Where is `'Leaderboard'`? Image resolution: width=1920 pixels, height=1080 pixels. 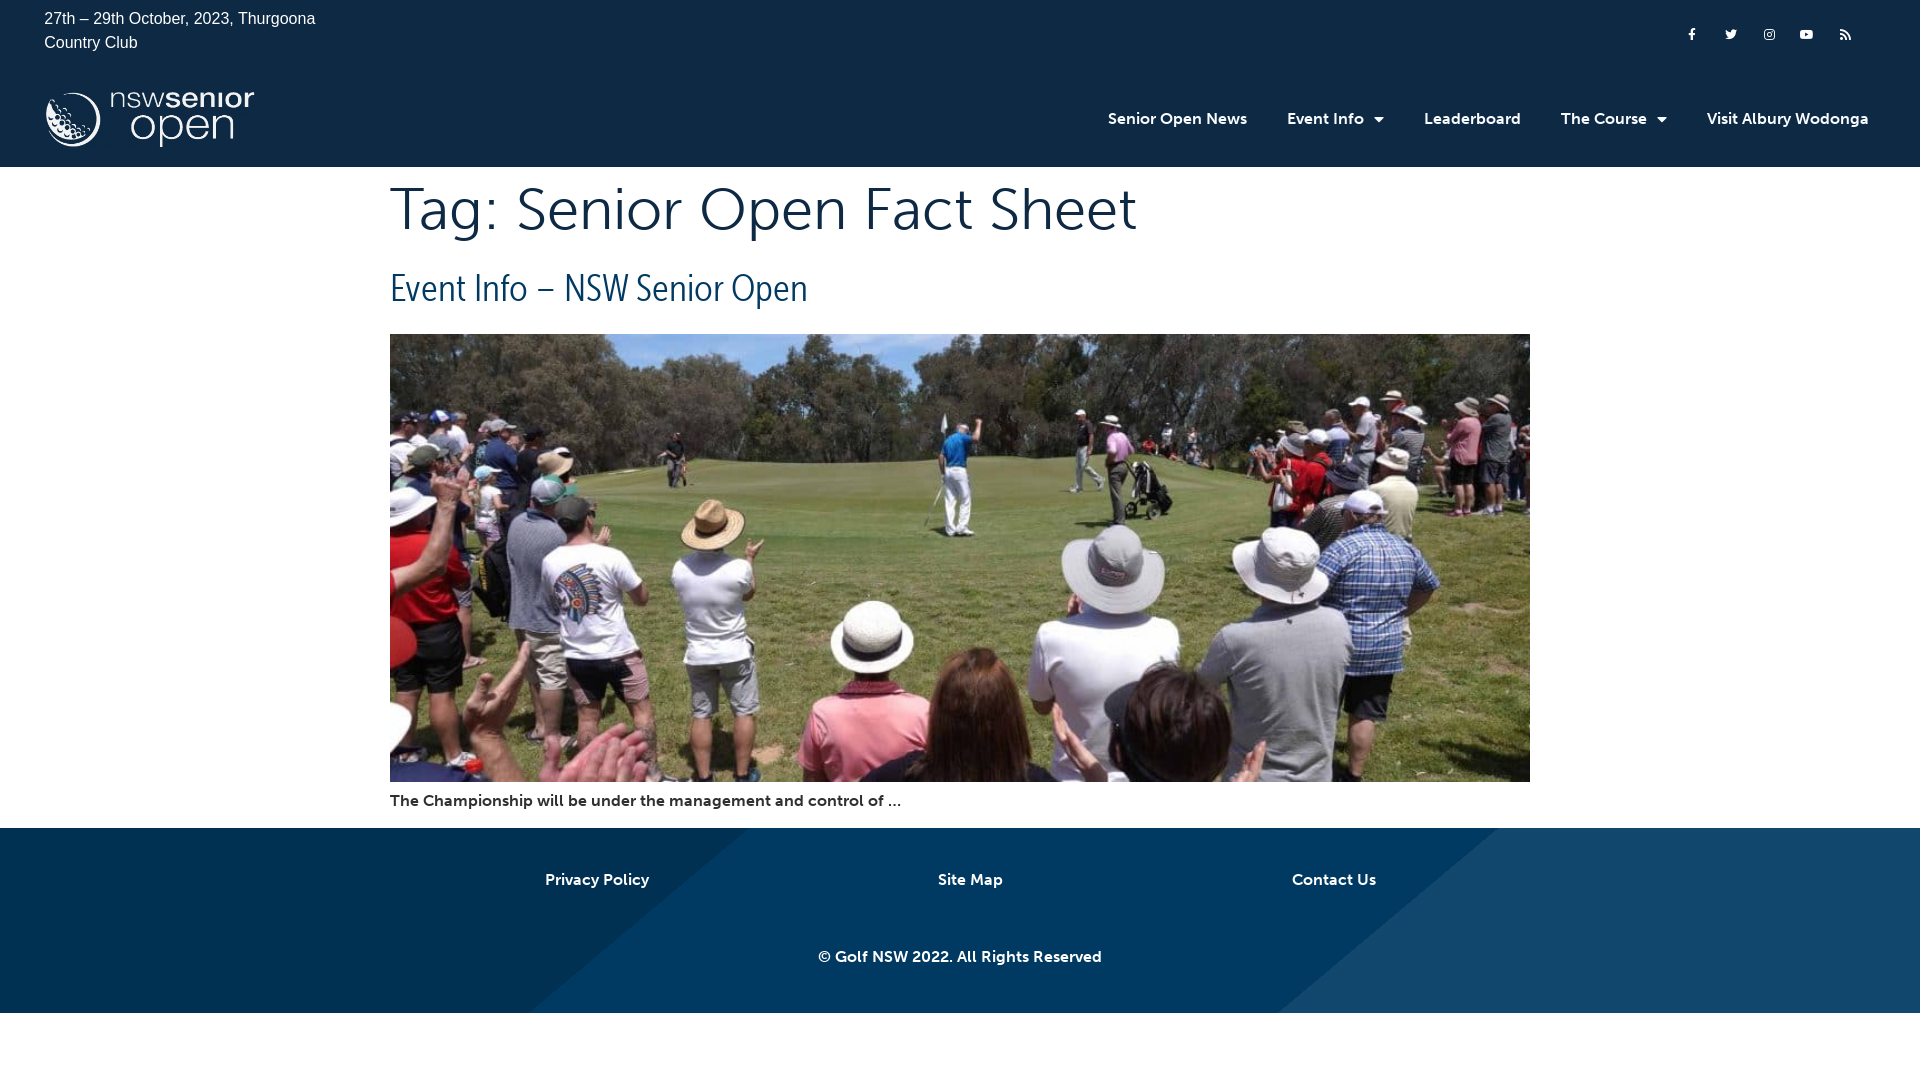
'Leaderboard' is located at coordinates (1402, 119).